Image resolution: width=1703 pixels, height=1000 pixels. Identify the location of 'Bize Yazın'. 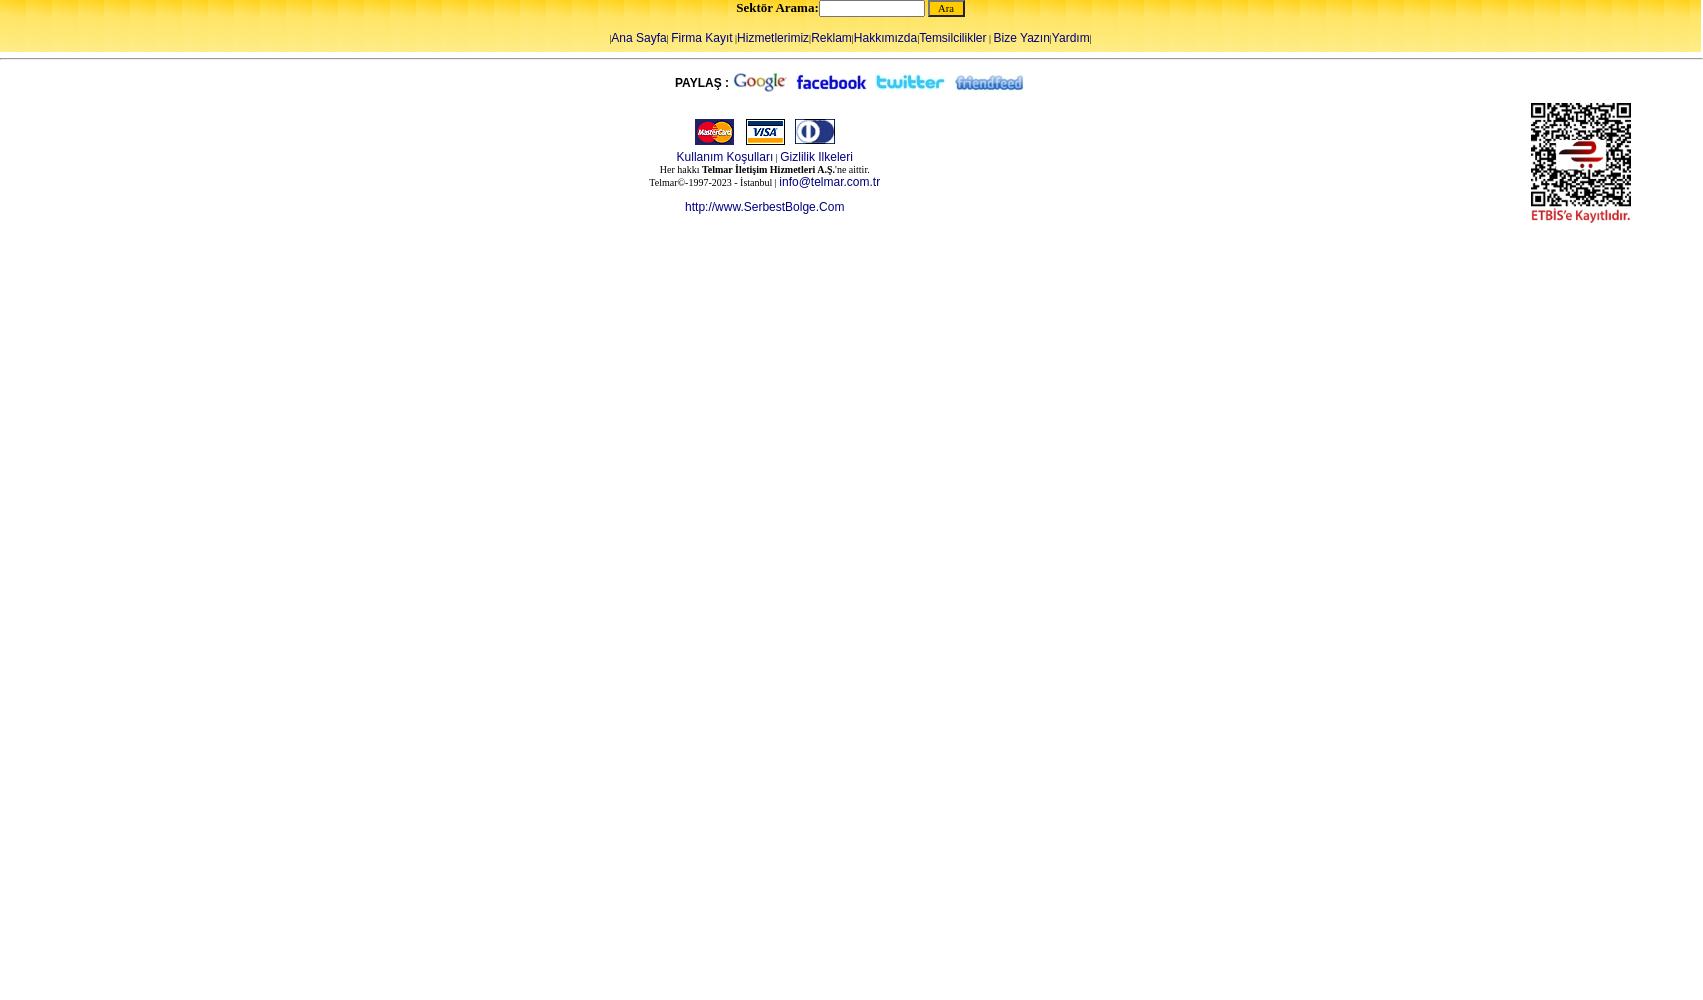
(1019, 38).